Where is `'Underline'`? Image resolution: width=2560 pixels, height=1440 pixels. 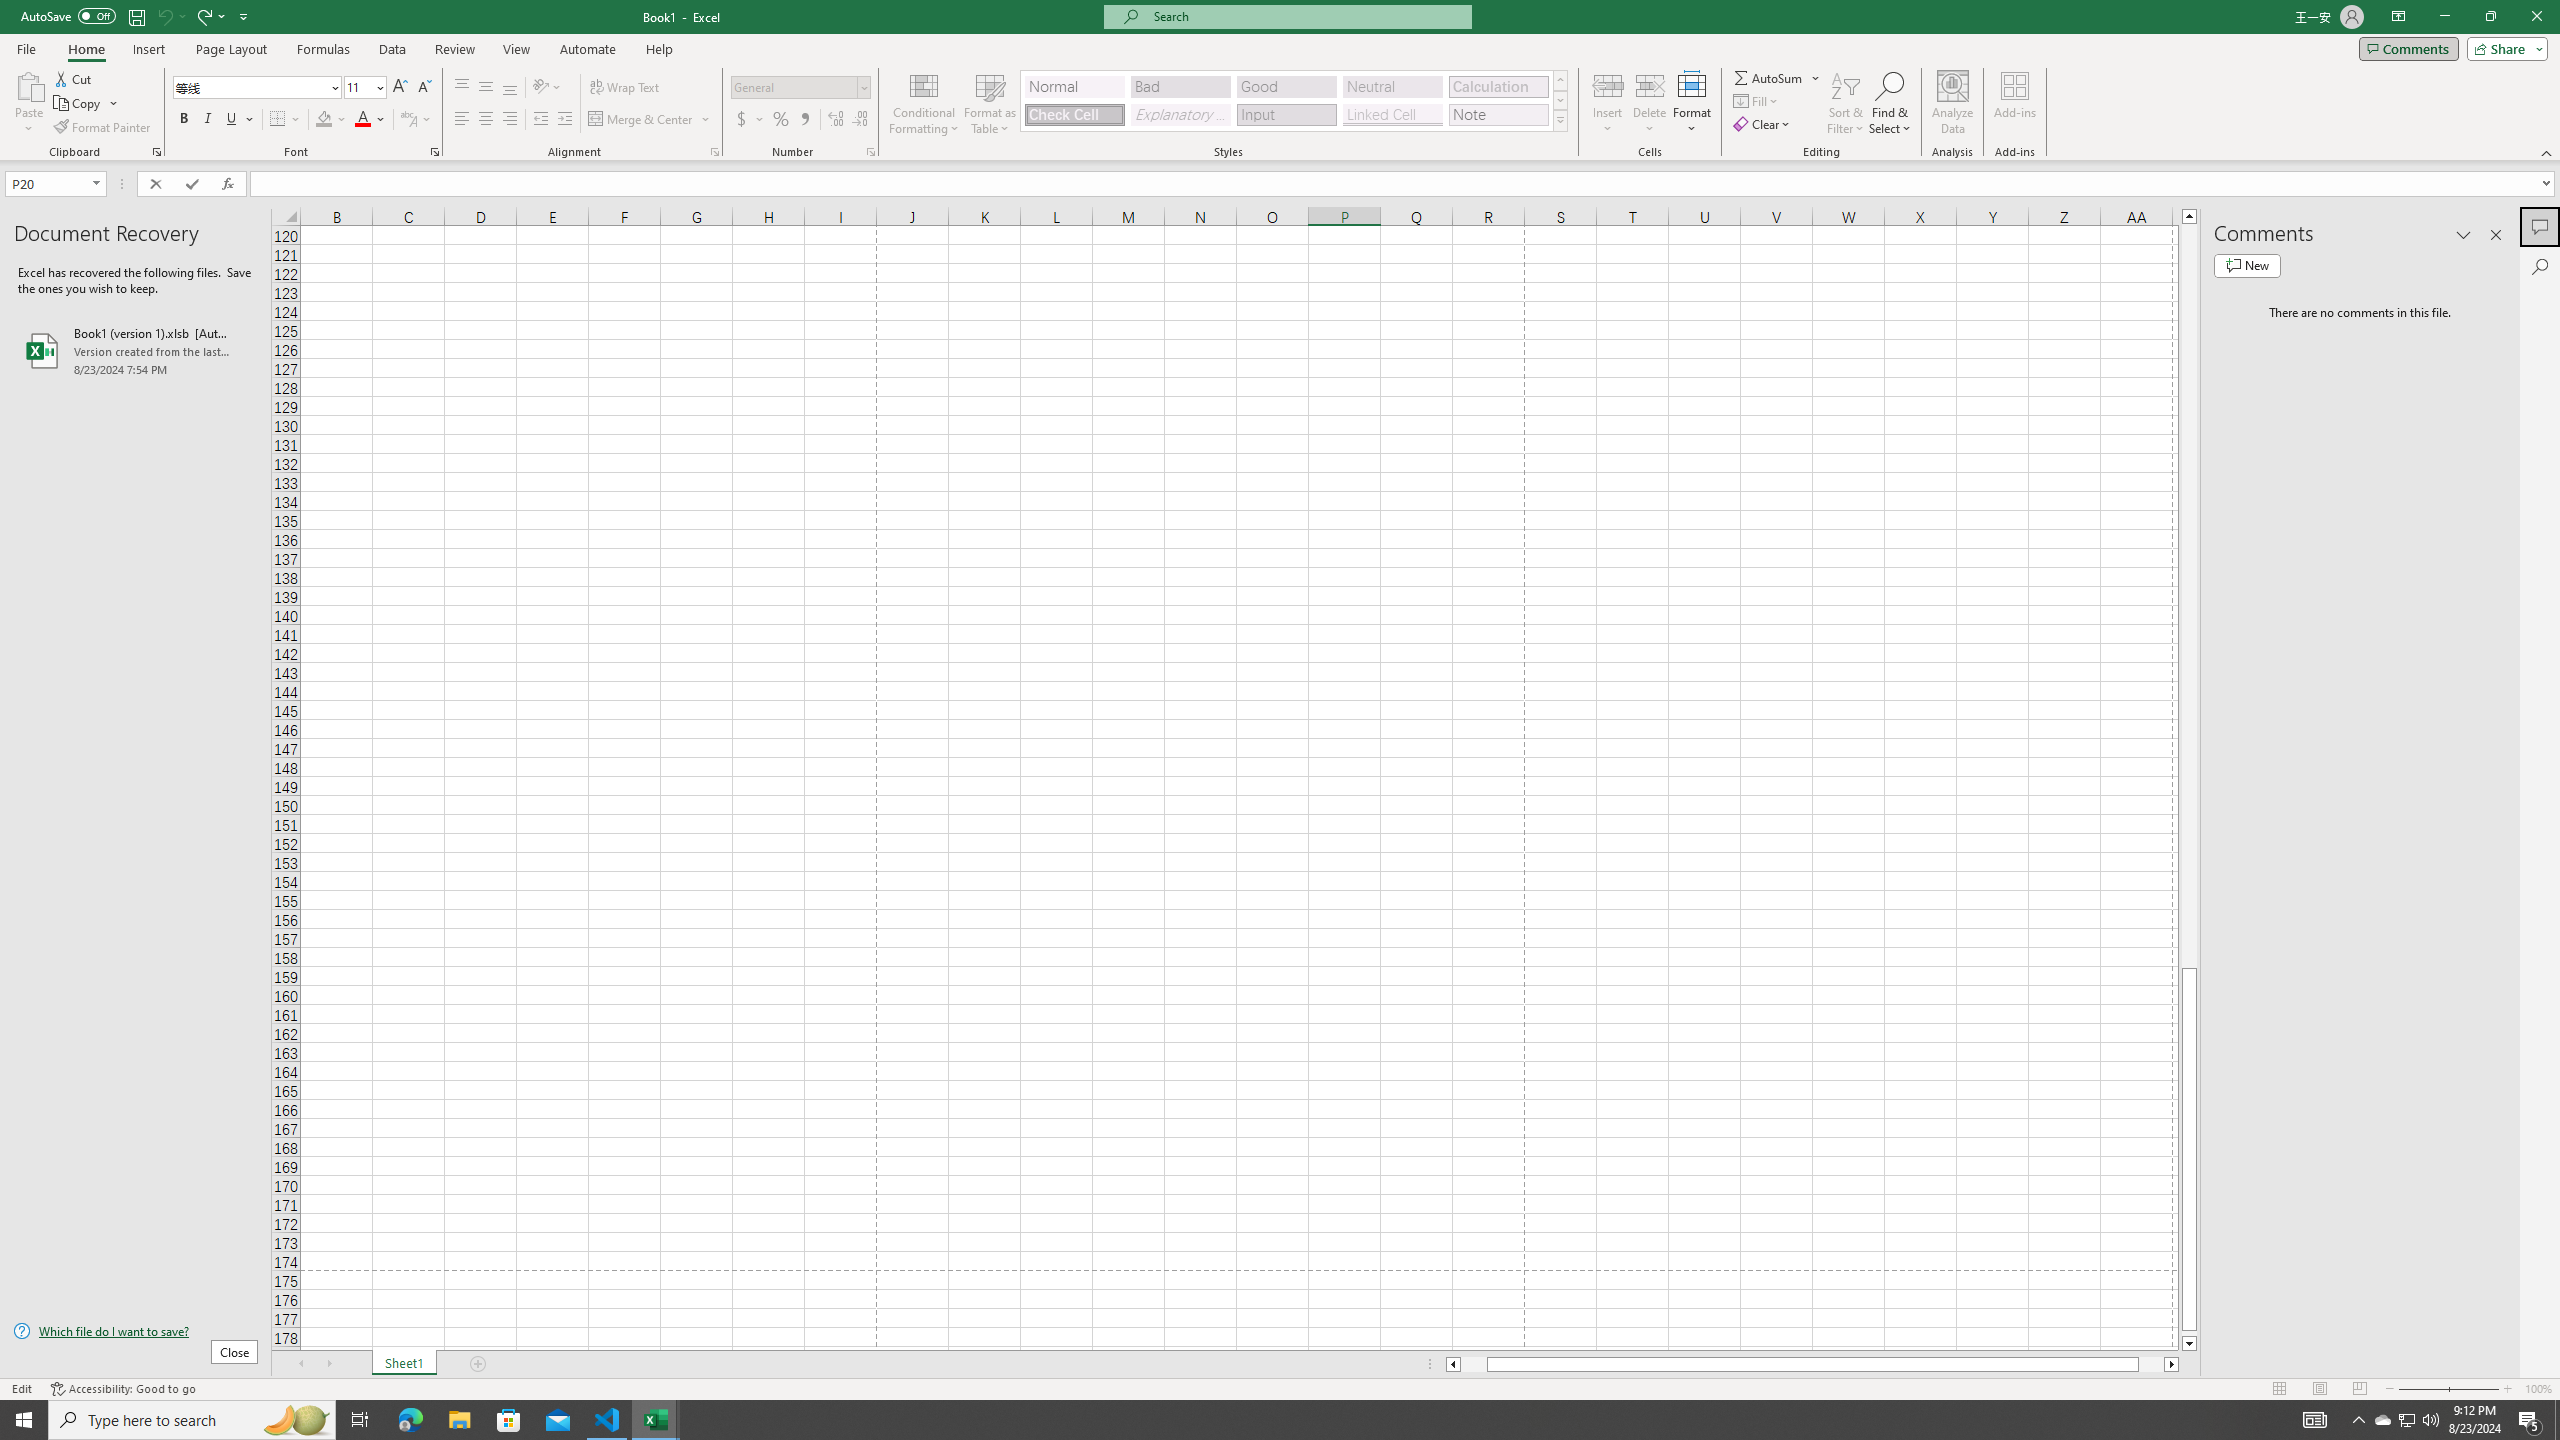 'Underline' is located at coordinates (239, 118).